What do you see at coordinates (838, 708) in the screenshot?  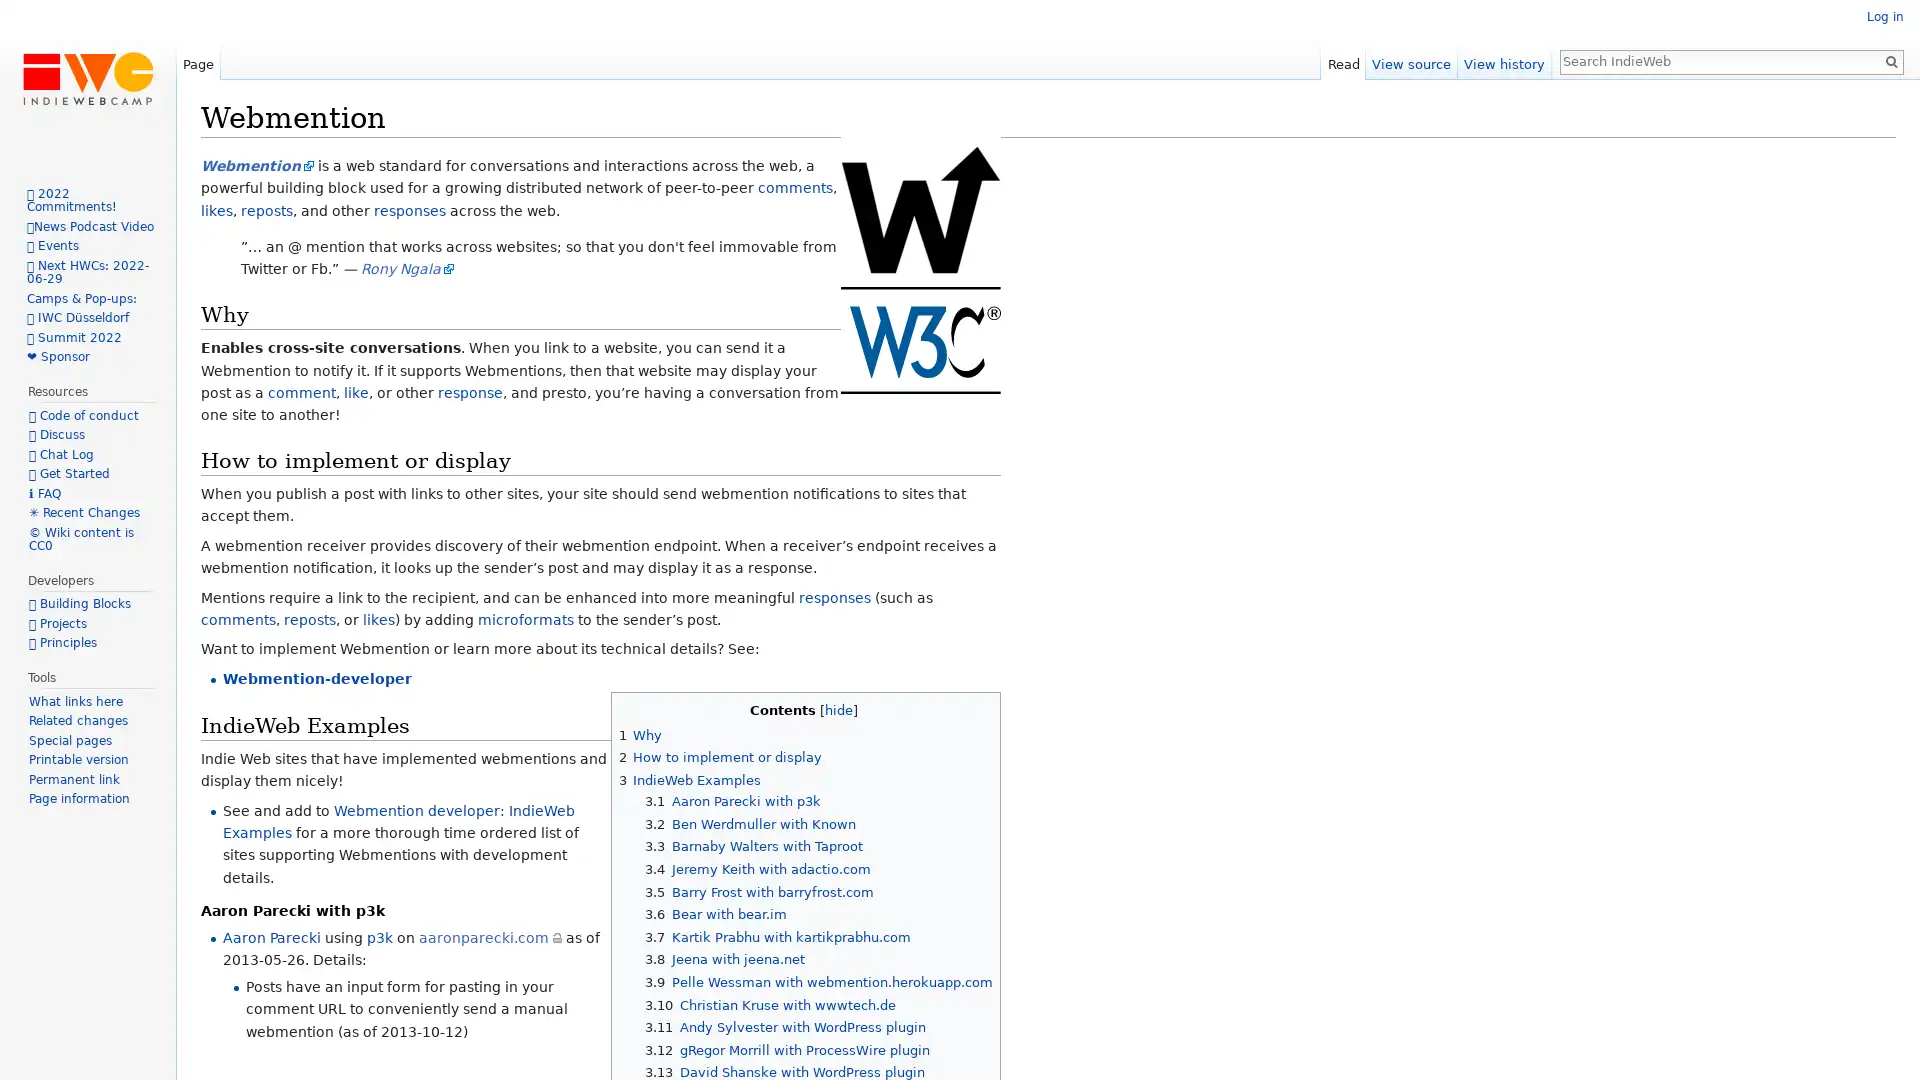 I see `hide` at bounding box center [838, 708].